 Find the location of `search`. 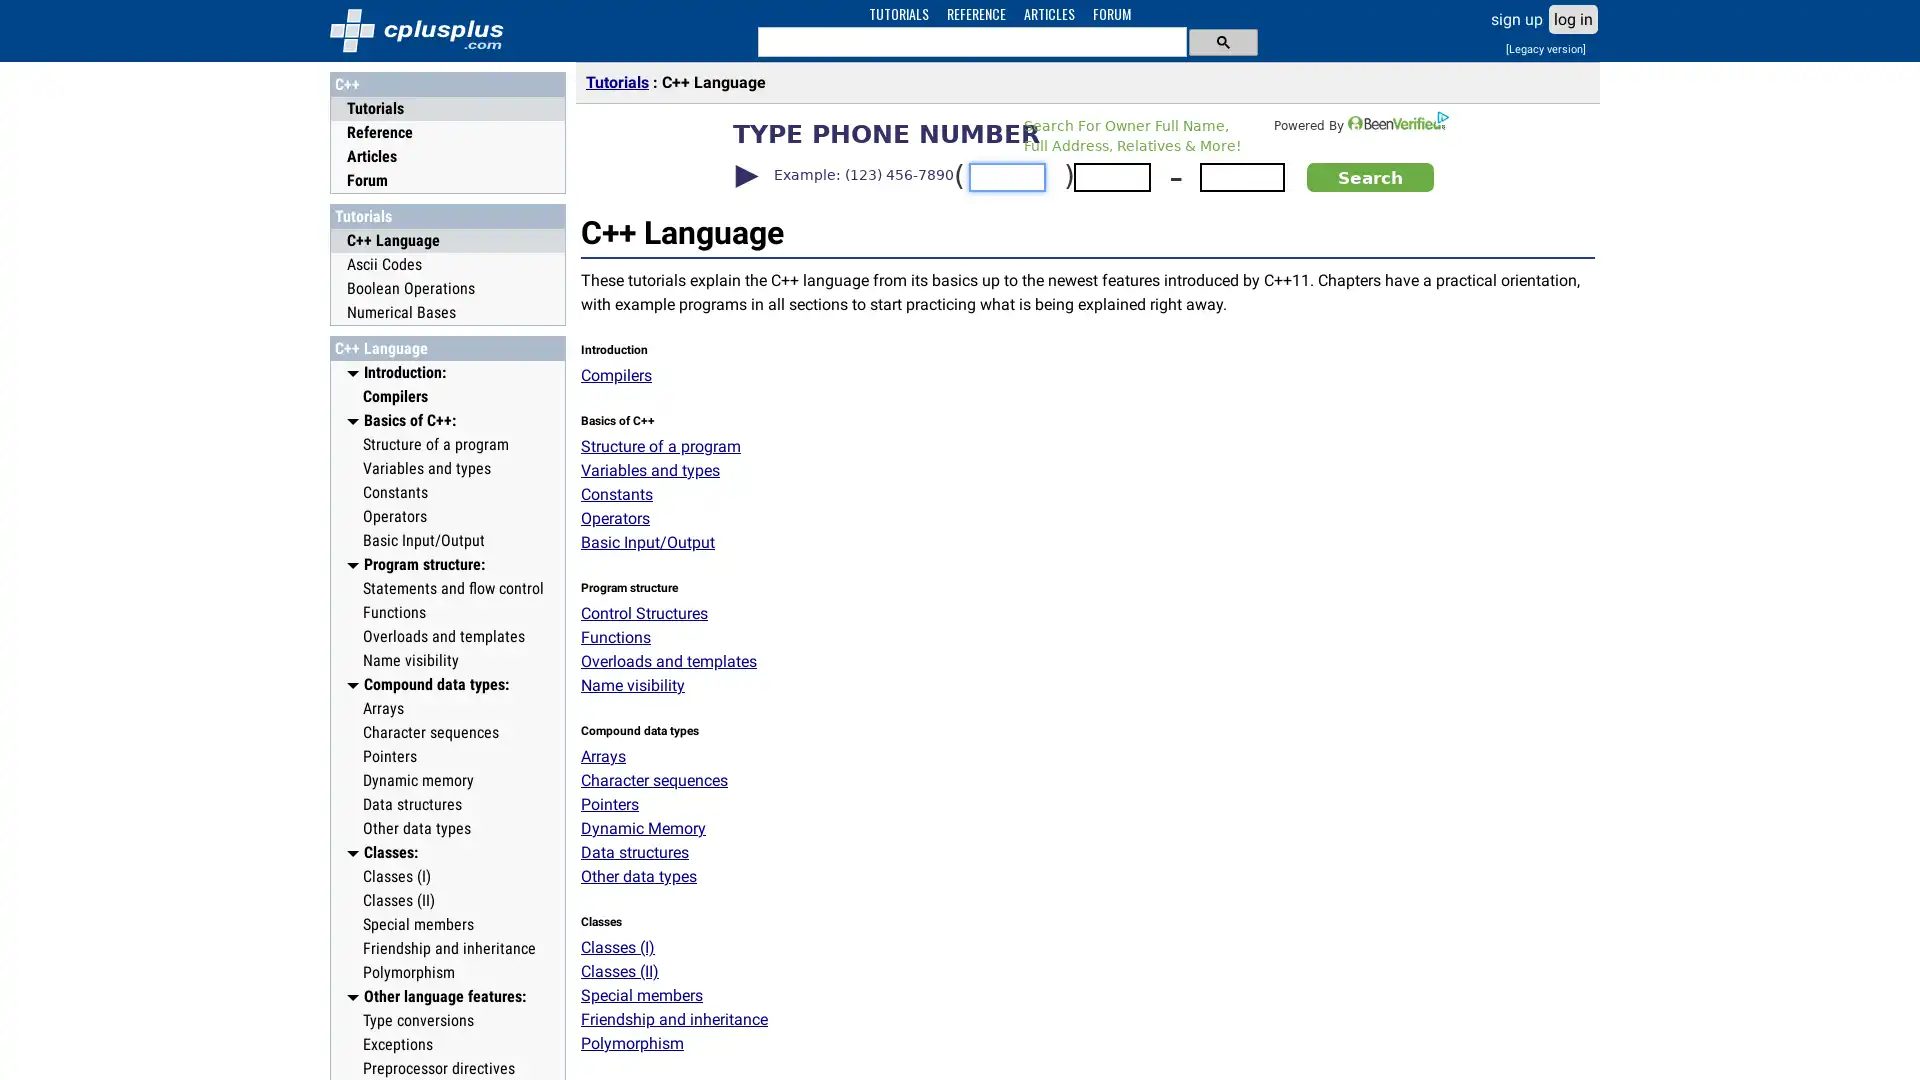

search is located at coordinates (1221, 41).